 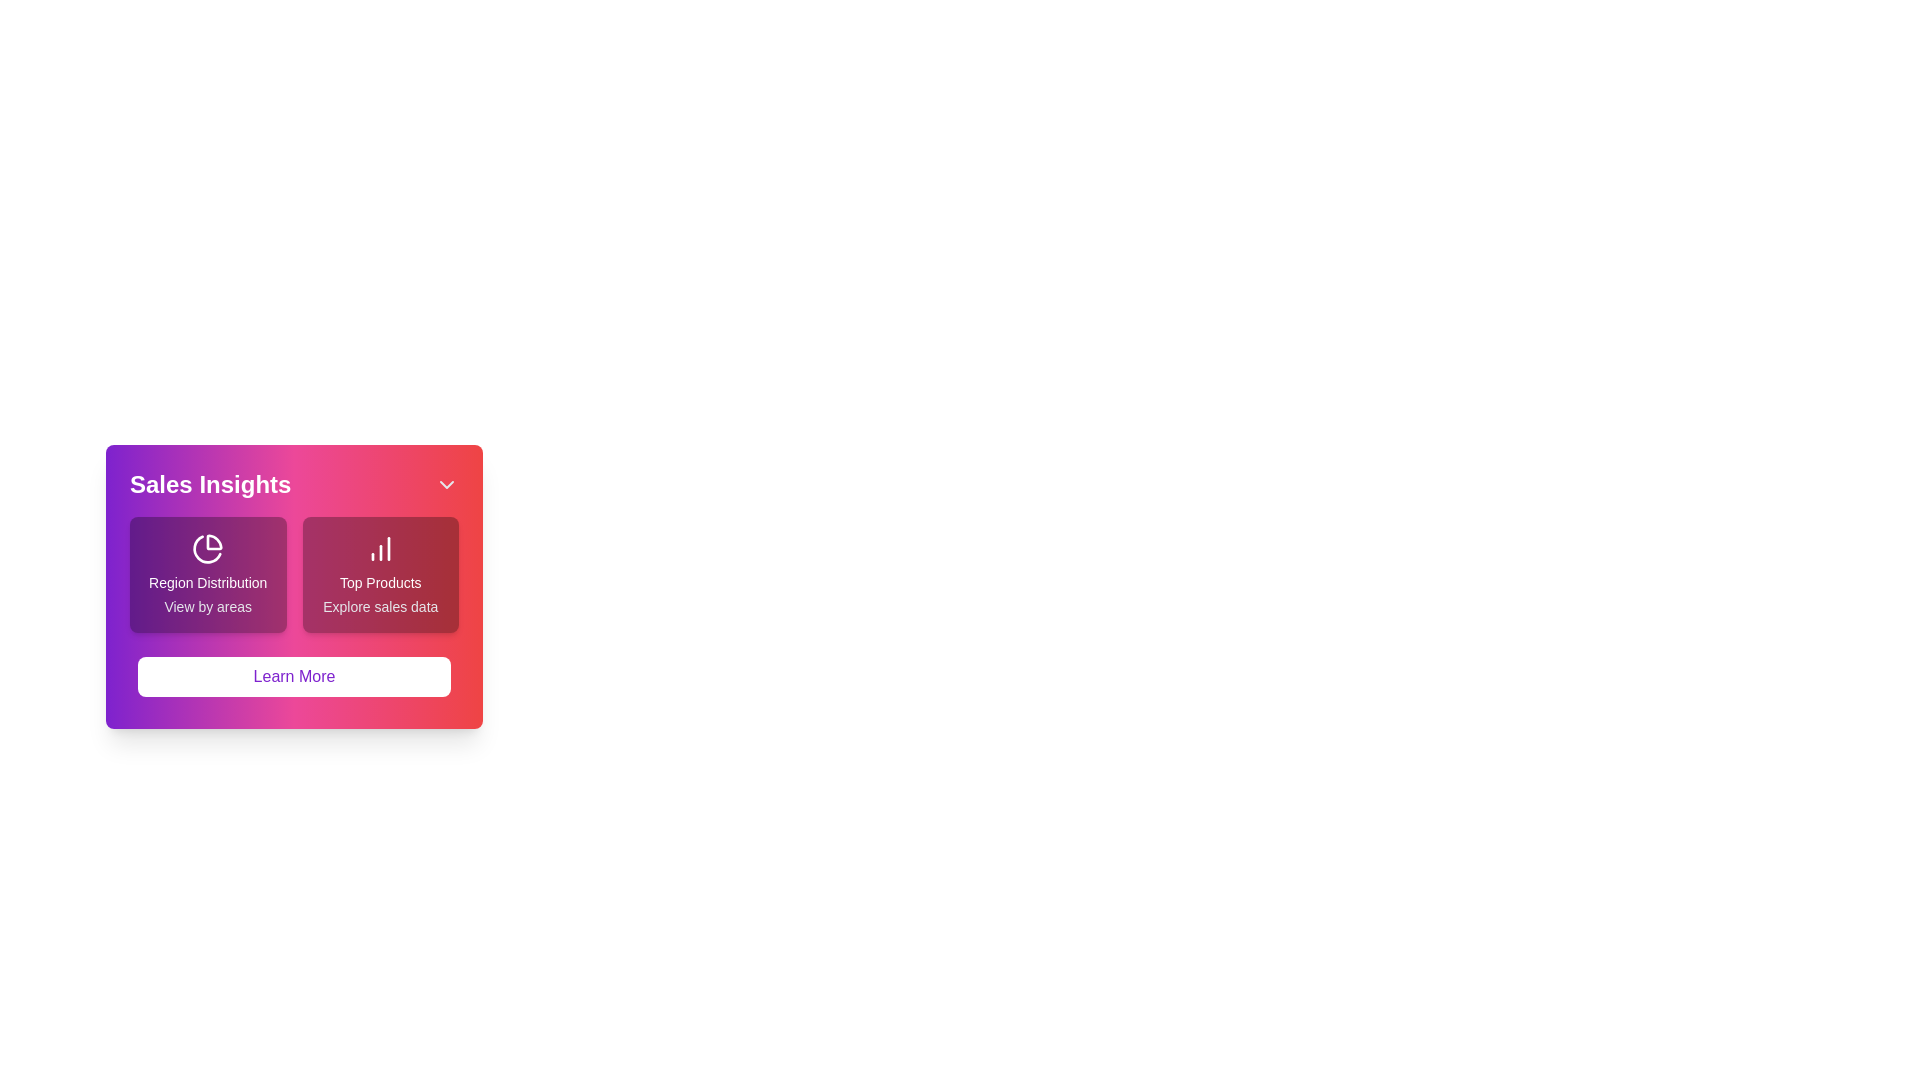 I want to click on the 'Learn More' button, which is a rectangular button with rounded corners, featuring a white background and purple text, located at the bottom center of a card-like component, so click(x=293, y=676).